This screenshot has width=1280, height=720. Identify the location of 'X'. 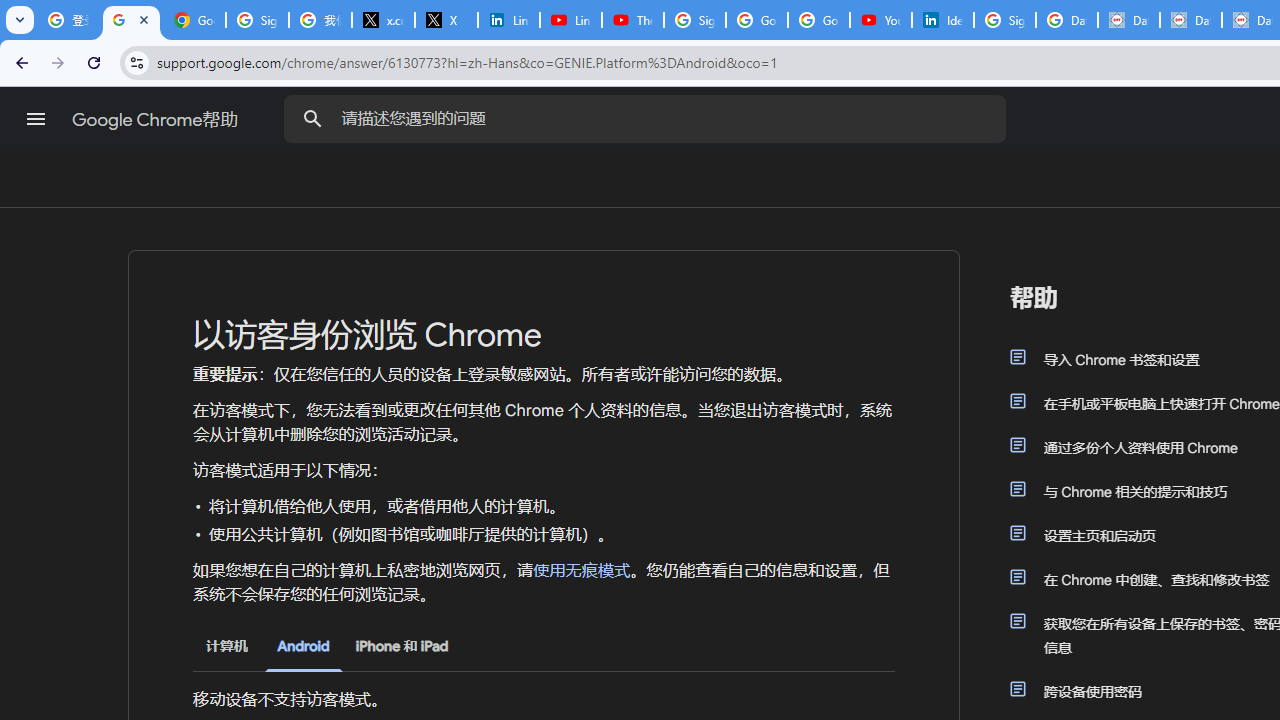
(445, 20).